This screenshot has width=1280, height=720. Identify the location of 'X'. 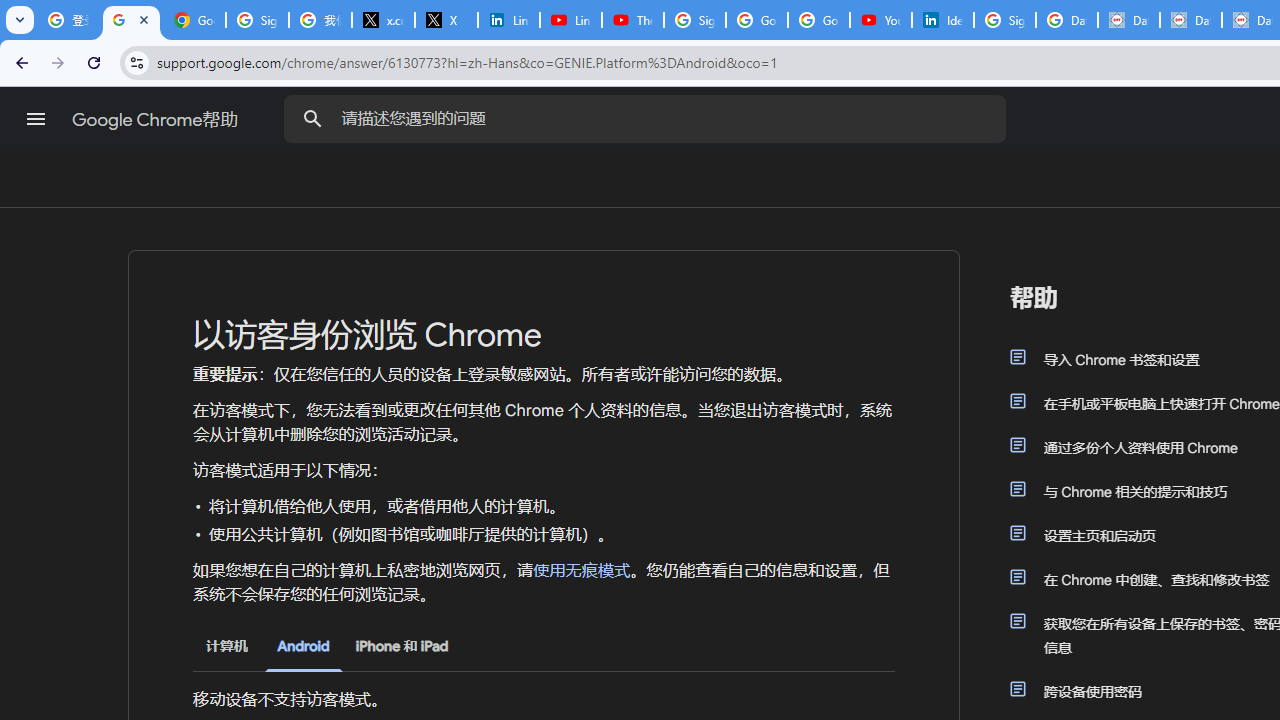
(445, 20).